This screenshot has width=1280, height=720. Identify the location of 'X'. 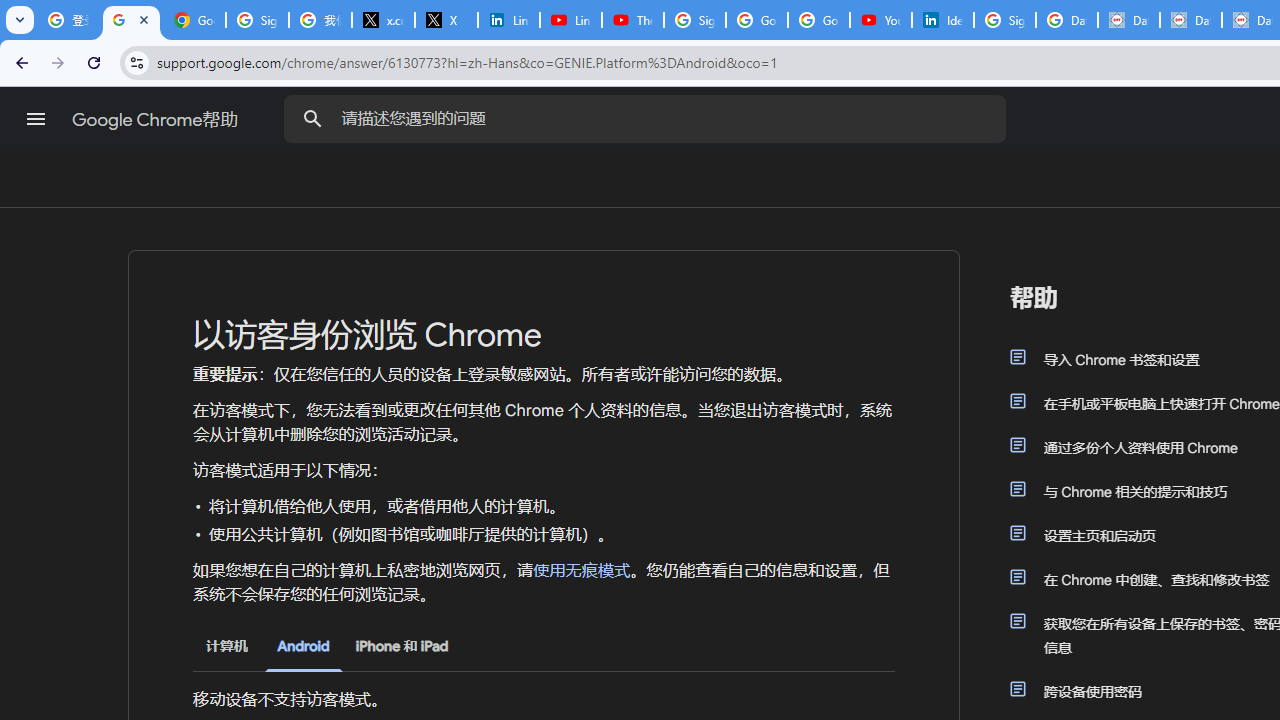
(445, 20).